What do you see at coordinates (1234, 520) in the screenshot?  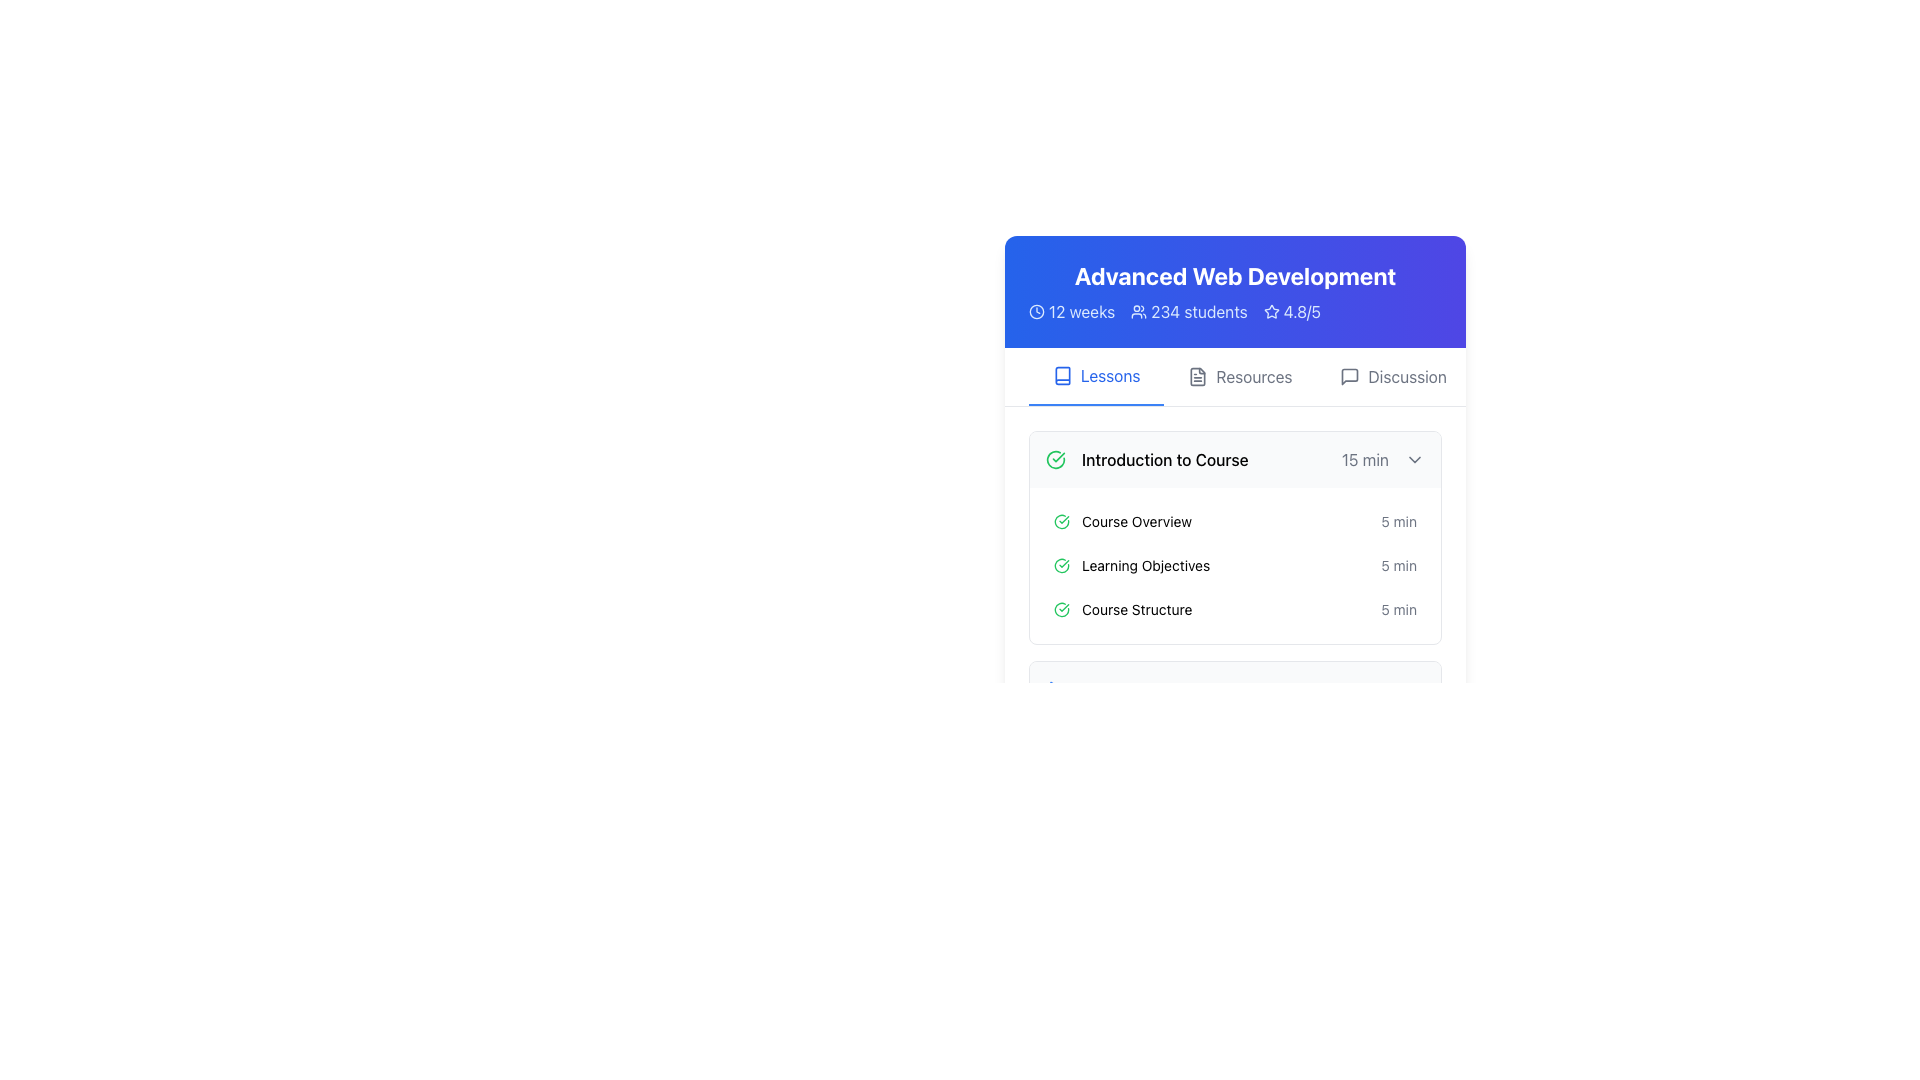 I see `the first item in the vertical list of course sections within the 'Introduction to Course' section of the course navigation menu` at bounding box center [1234, 520].